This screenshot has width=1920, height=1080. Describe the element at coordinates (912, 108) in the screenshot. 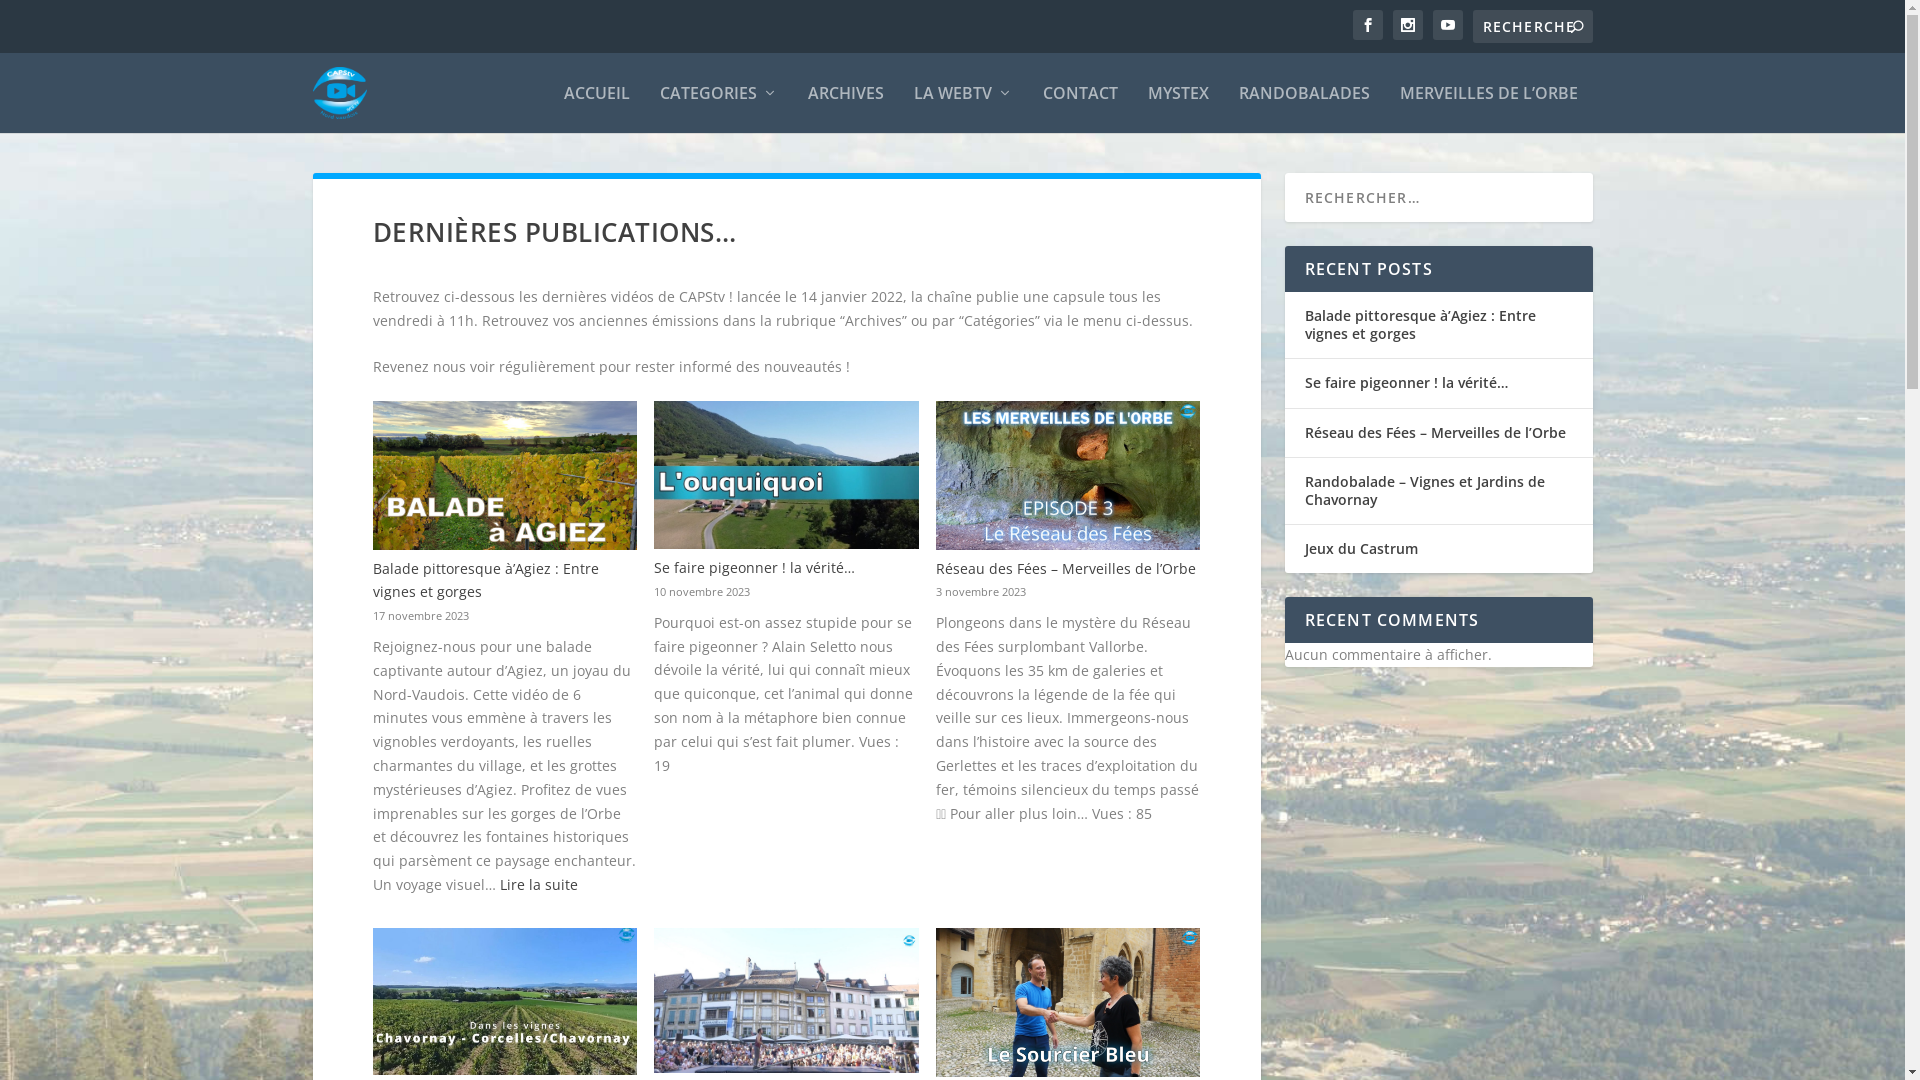

I see `'LA WEBTV'` at that location.